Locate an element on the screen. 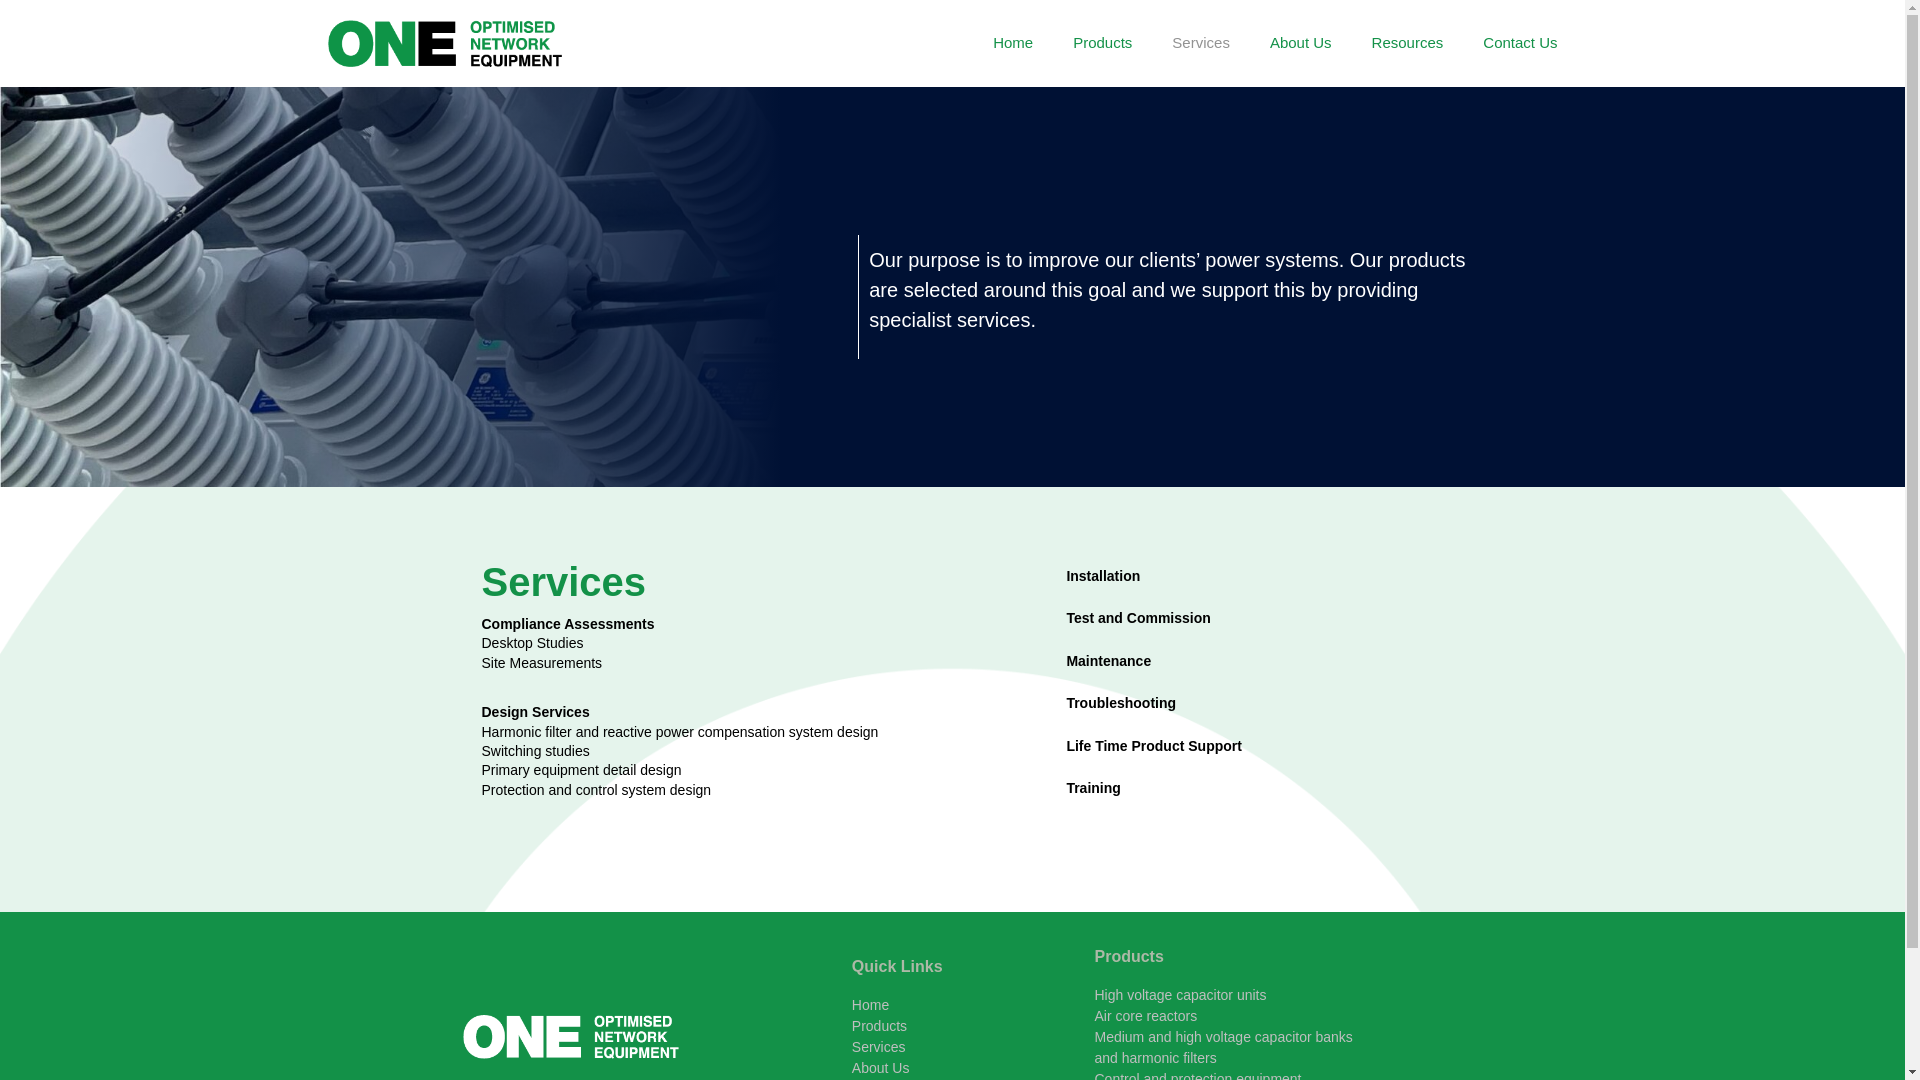 The width and height of the screenshot is (1920, 1080). 'Resources' is located at coordinates (1406, 42).